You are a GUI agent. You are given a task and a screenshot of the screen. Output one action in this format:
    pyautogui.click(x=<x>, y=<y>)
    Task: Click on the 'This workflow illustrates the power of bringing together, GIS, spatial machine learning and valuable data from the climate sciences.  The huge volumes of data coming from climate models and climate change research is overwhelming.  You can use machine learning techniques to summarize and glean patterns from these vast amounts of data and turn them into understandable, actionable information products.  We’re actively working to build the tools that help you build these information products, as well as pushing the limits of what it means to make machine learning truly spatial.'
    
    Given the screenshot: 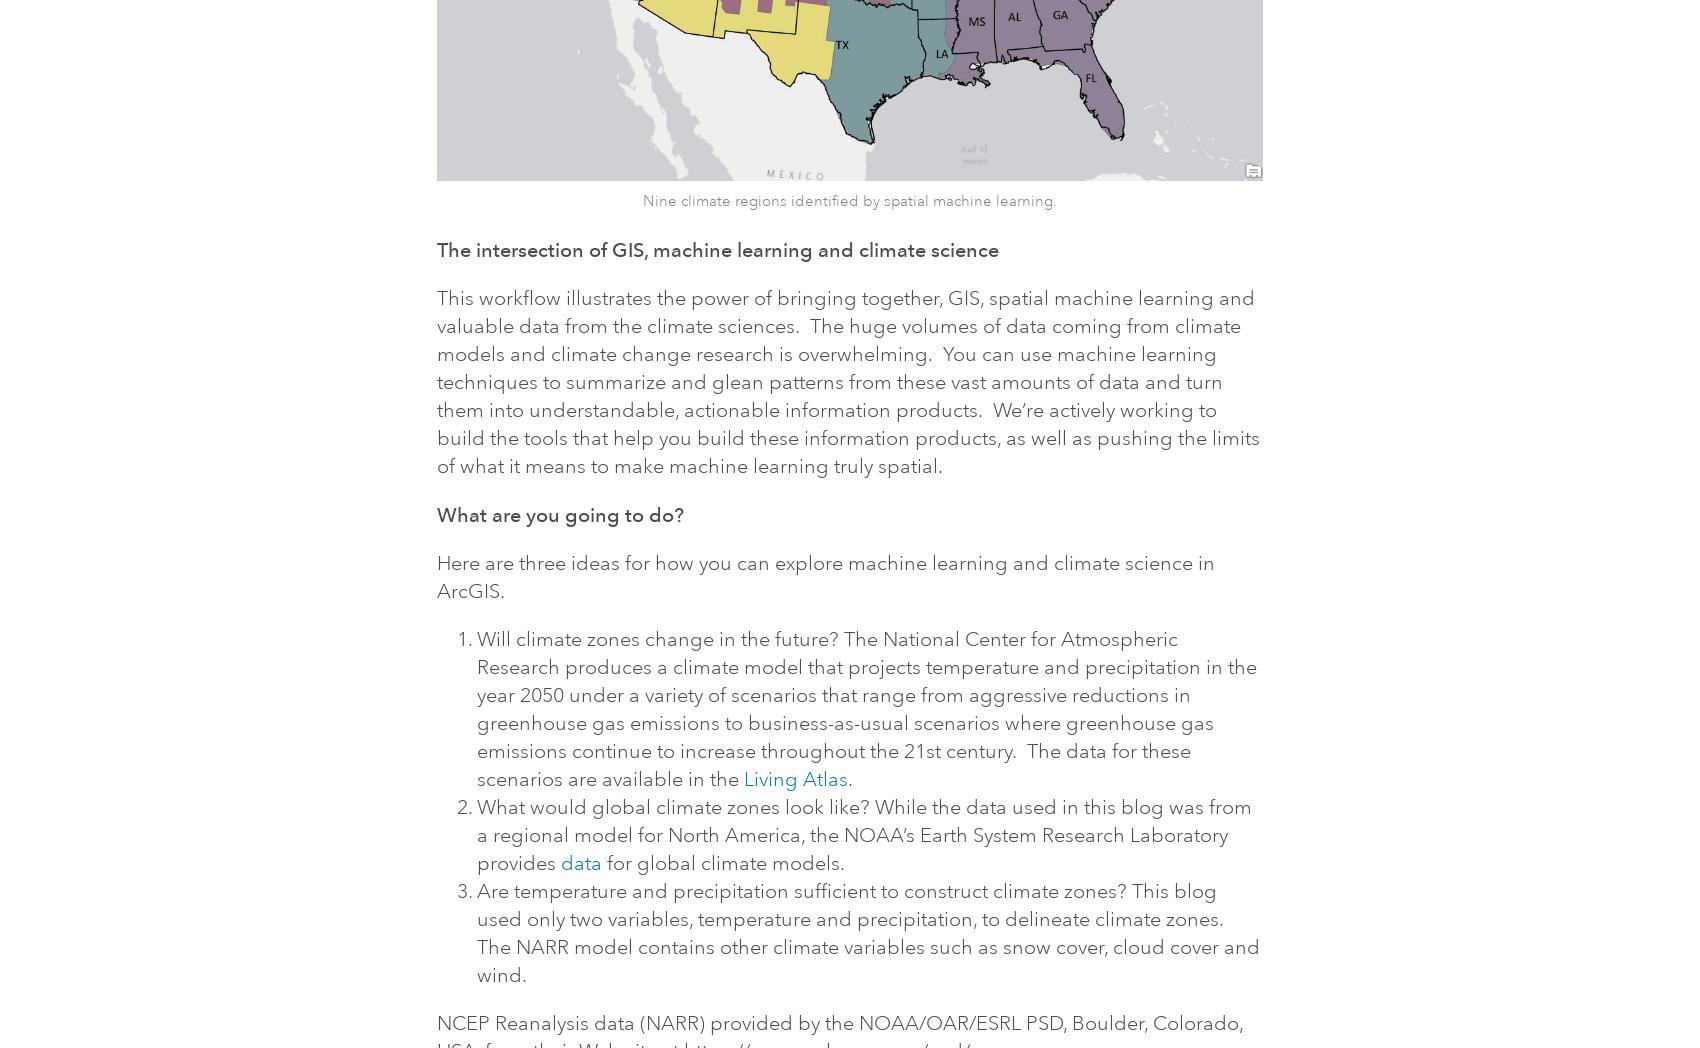 What is the action you would take?
    pyautogui.click(x=847, y=380)
    